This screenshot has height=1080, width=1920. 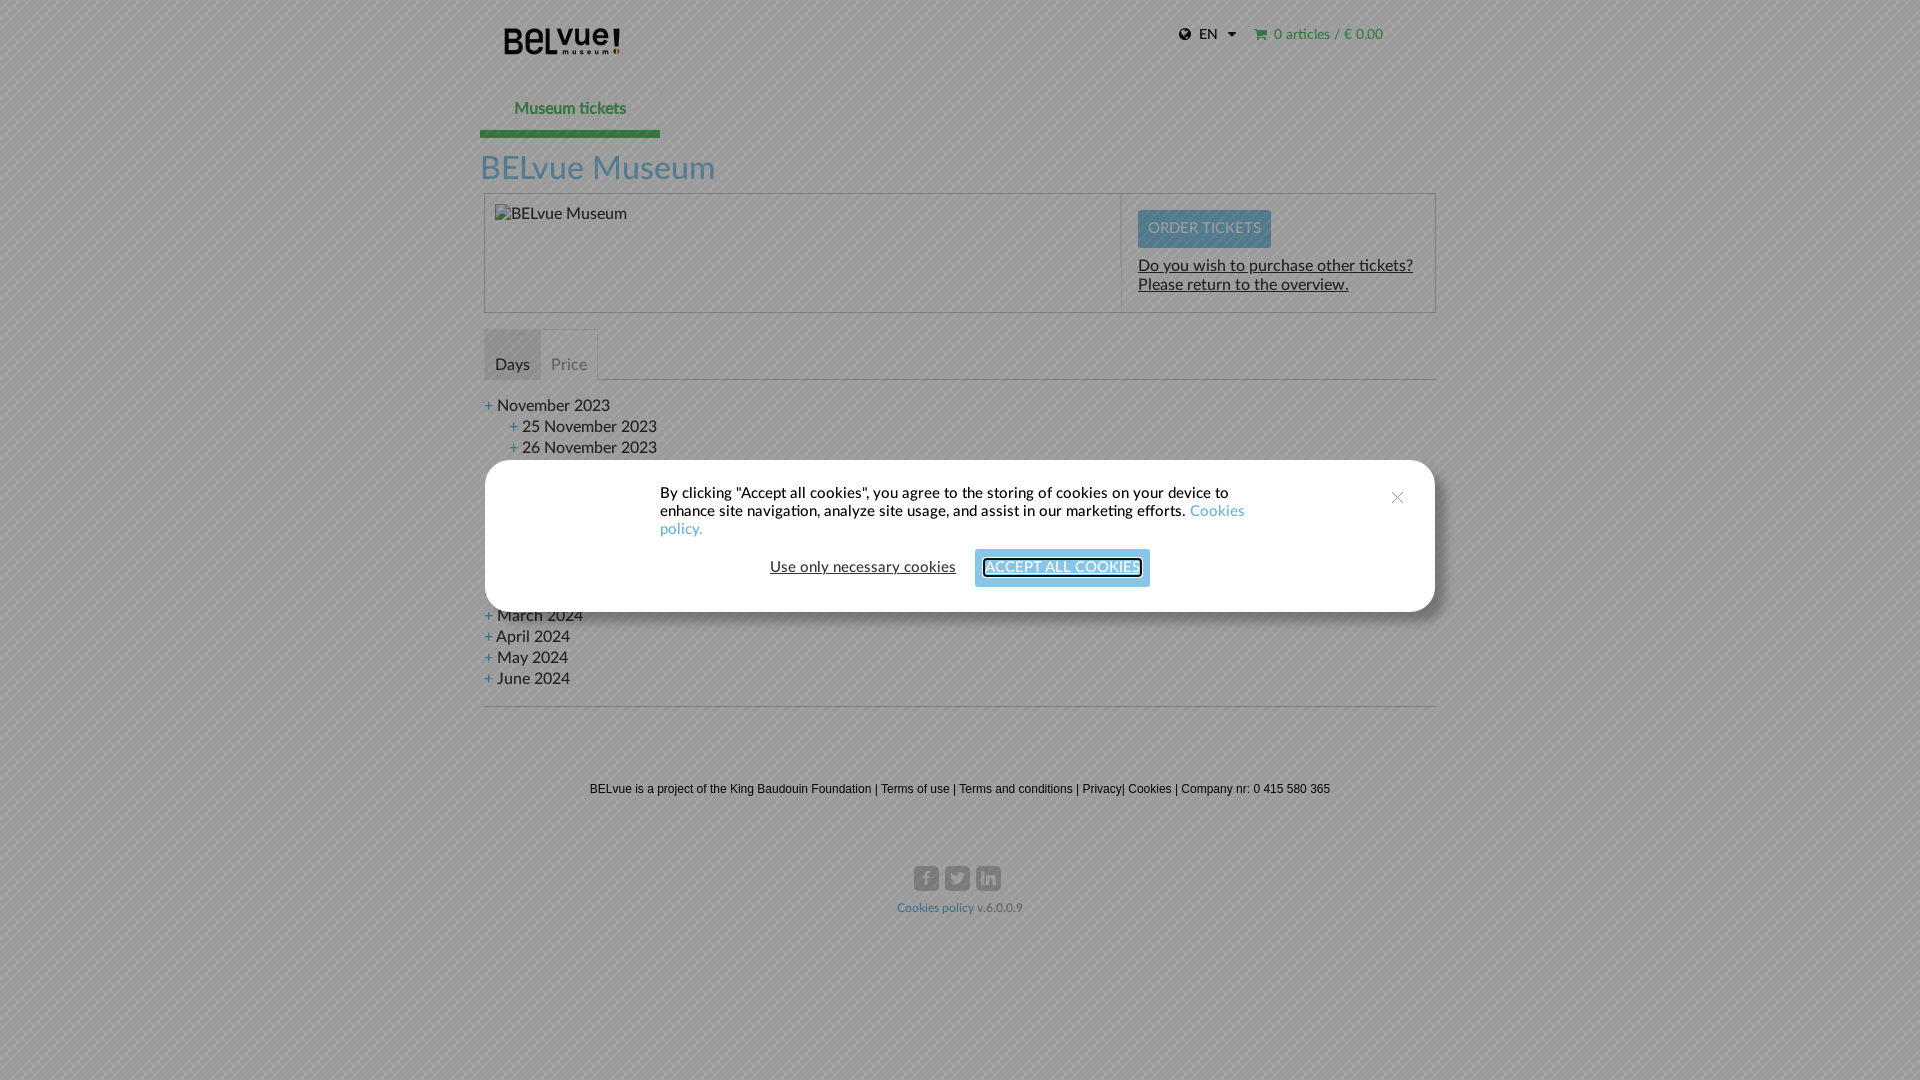 I want to click on 'ACCEPT ALL COOKIES', so click(x=984, y=567).